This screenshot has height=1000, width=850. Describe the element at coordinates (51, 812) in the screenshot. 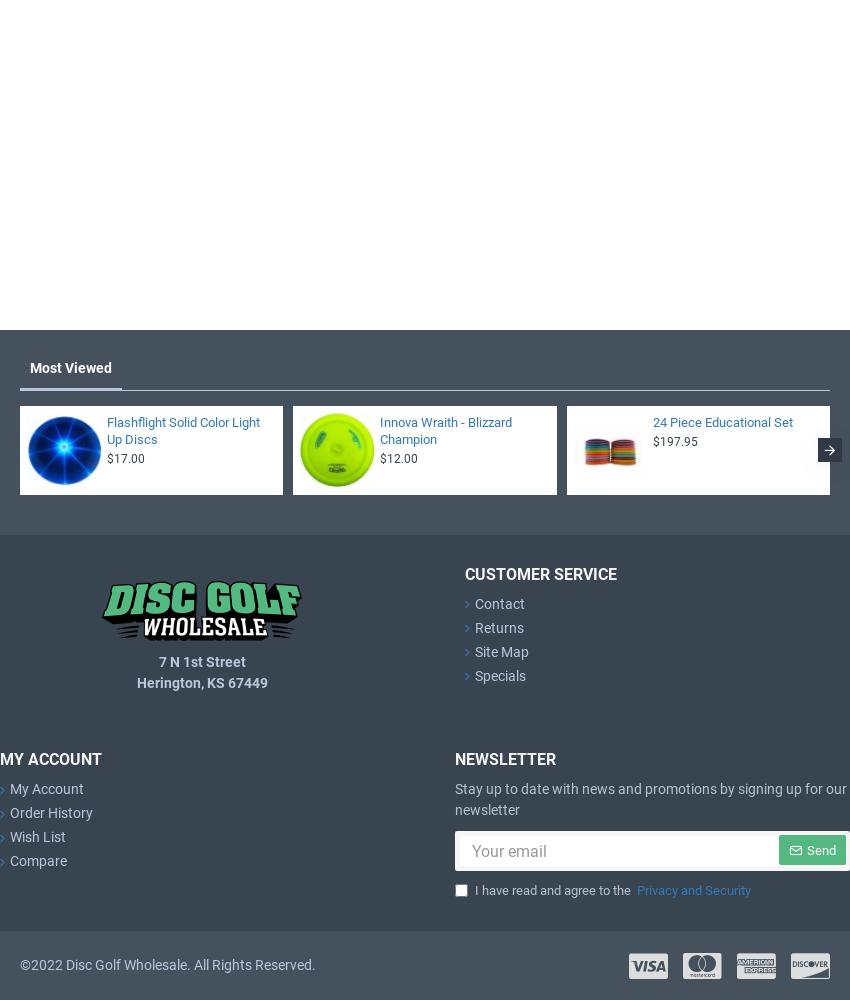

I see `'Order History'` at that location.